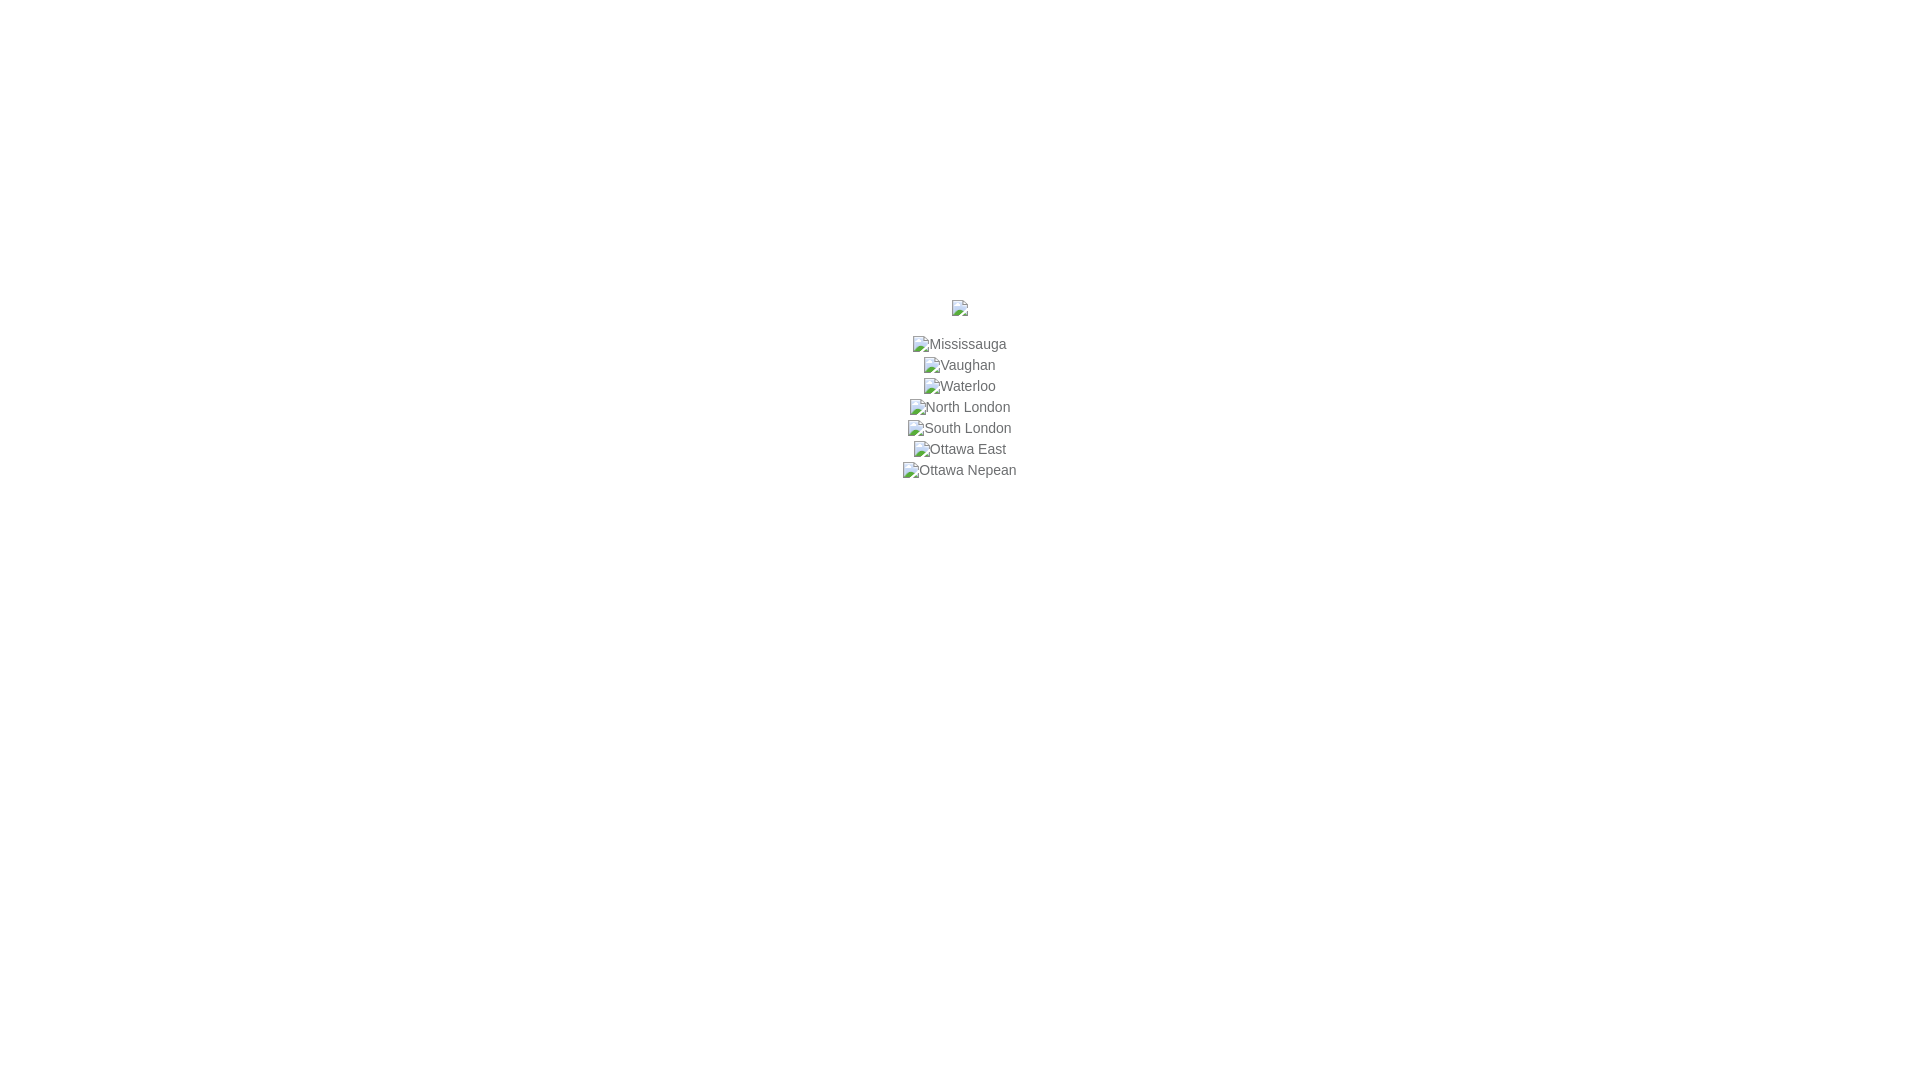 Image resolution: width=1920 pixels, height=1080 pixels. I want to click on 'Waterloo', so click(923, 385).